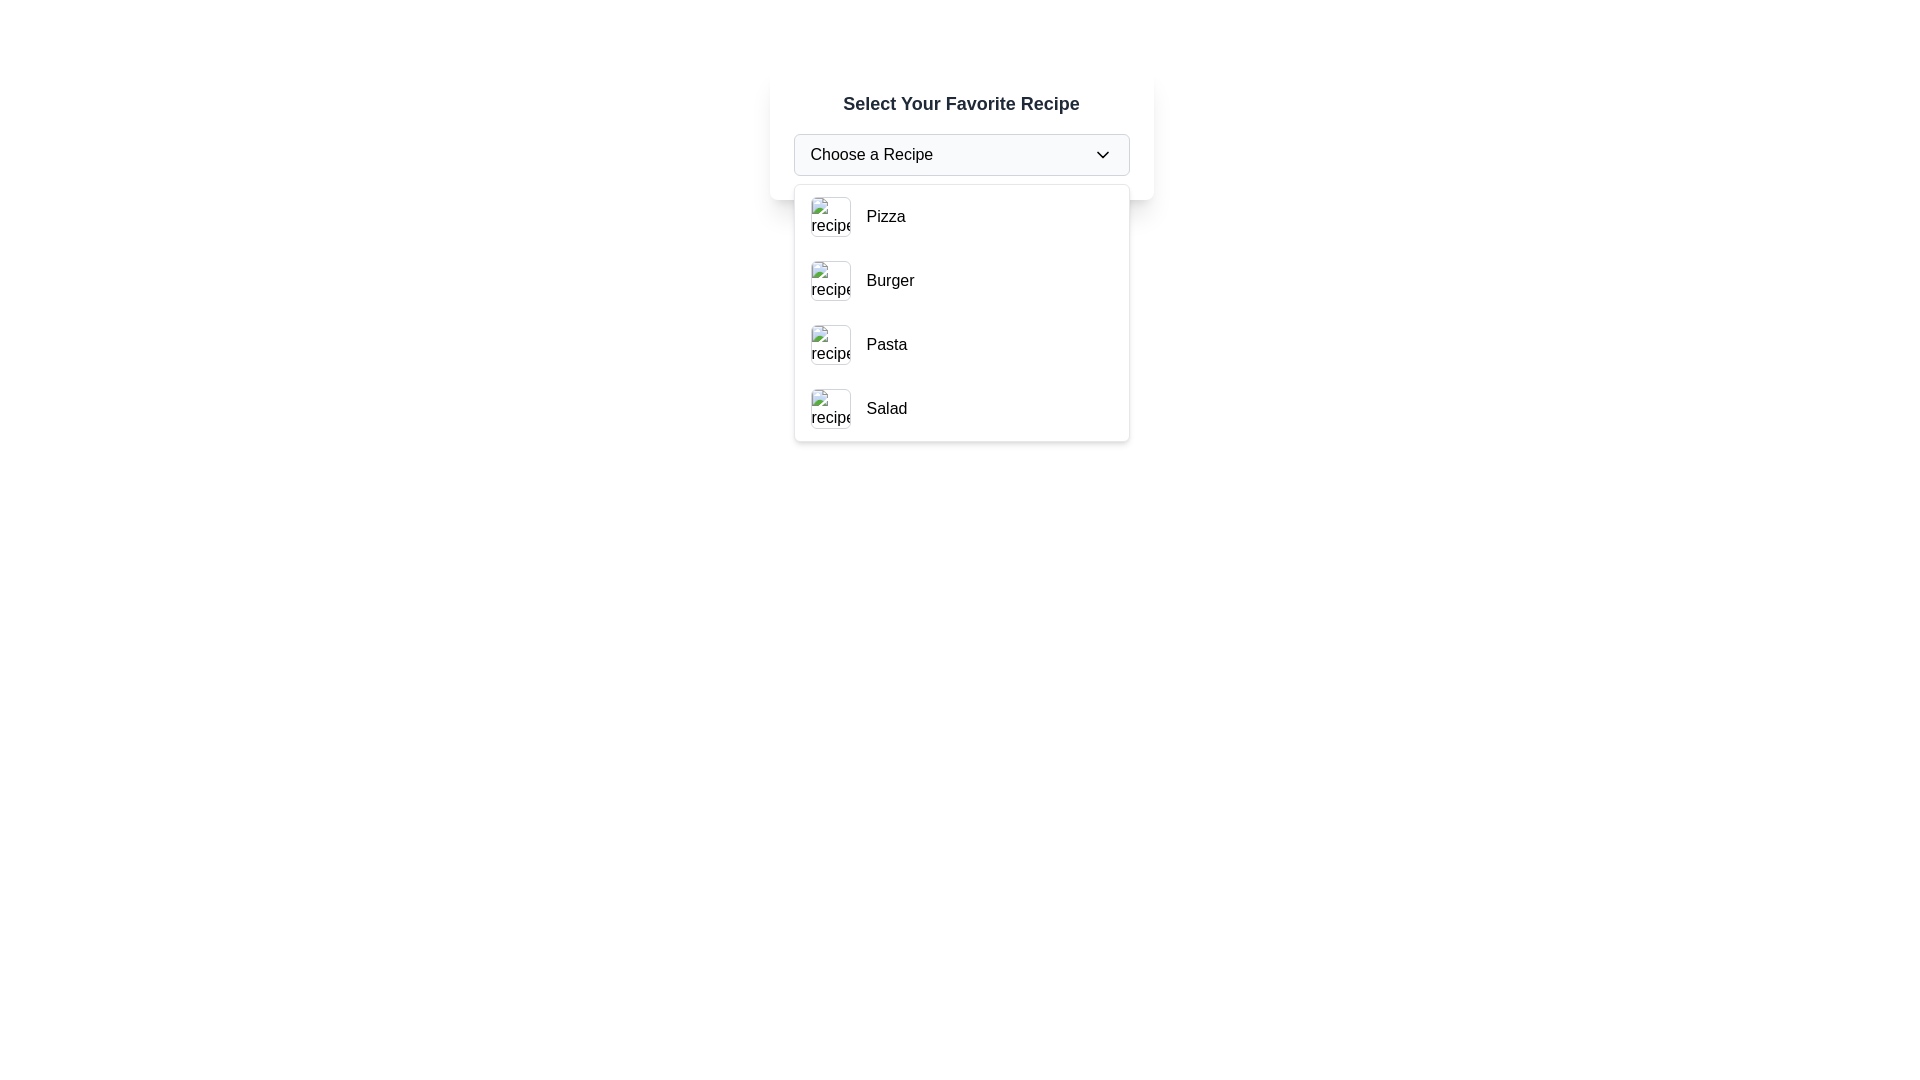 The width and height of the screenshot is (1920, 1080). I want to click on the square placeholder image with a landscape illustration that is located to the far left of the dropdown item labeled 'Salad', so click(830, 407).